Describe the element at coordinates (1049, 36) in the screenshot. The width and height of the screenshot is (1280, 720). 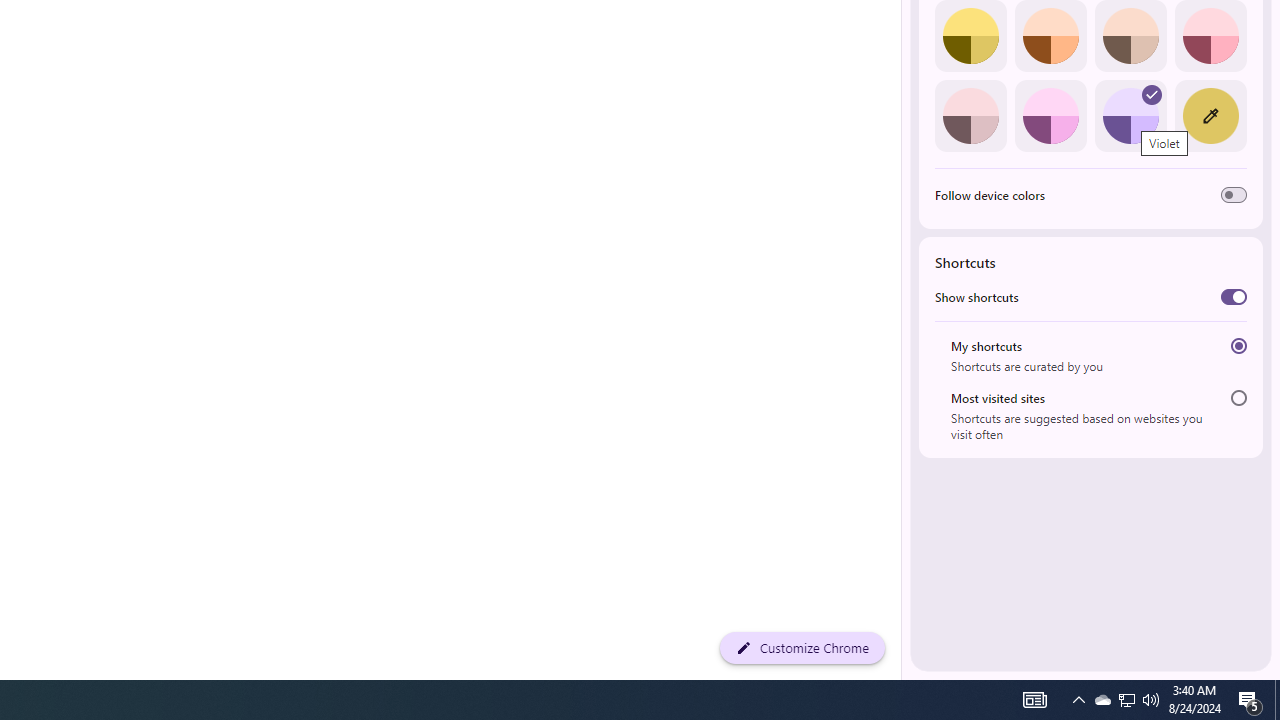
I see `'Orange'` at that location.